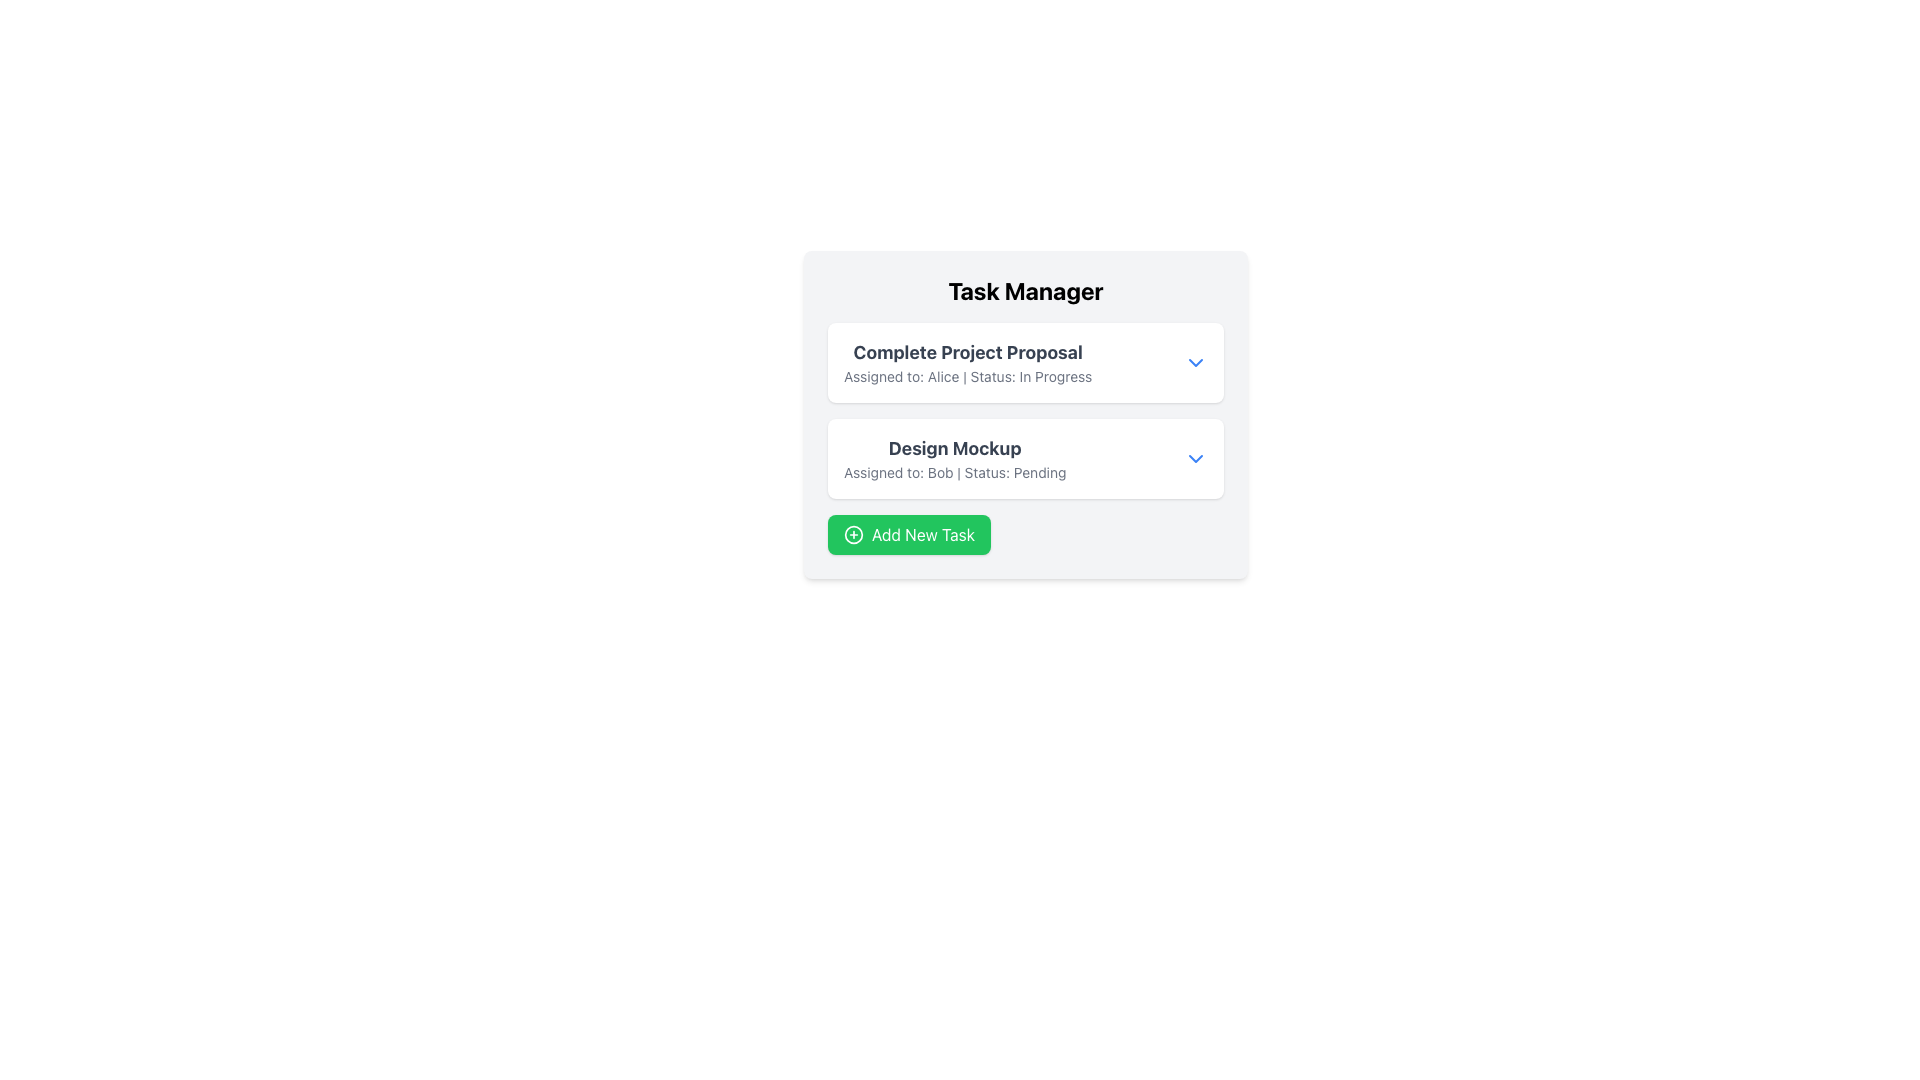  I want to click on the Text Display element that shows 'Design Mockup' and 'Assigned to: Bob | Status: Pending', so click(954, 459).